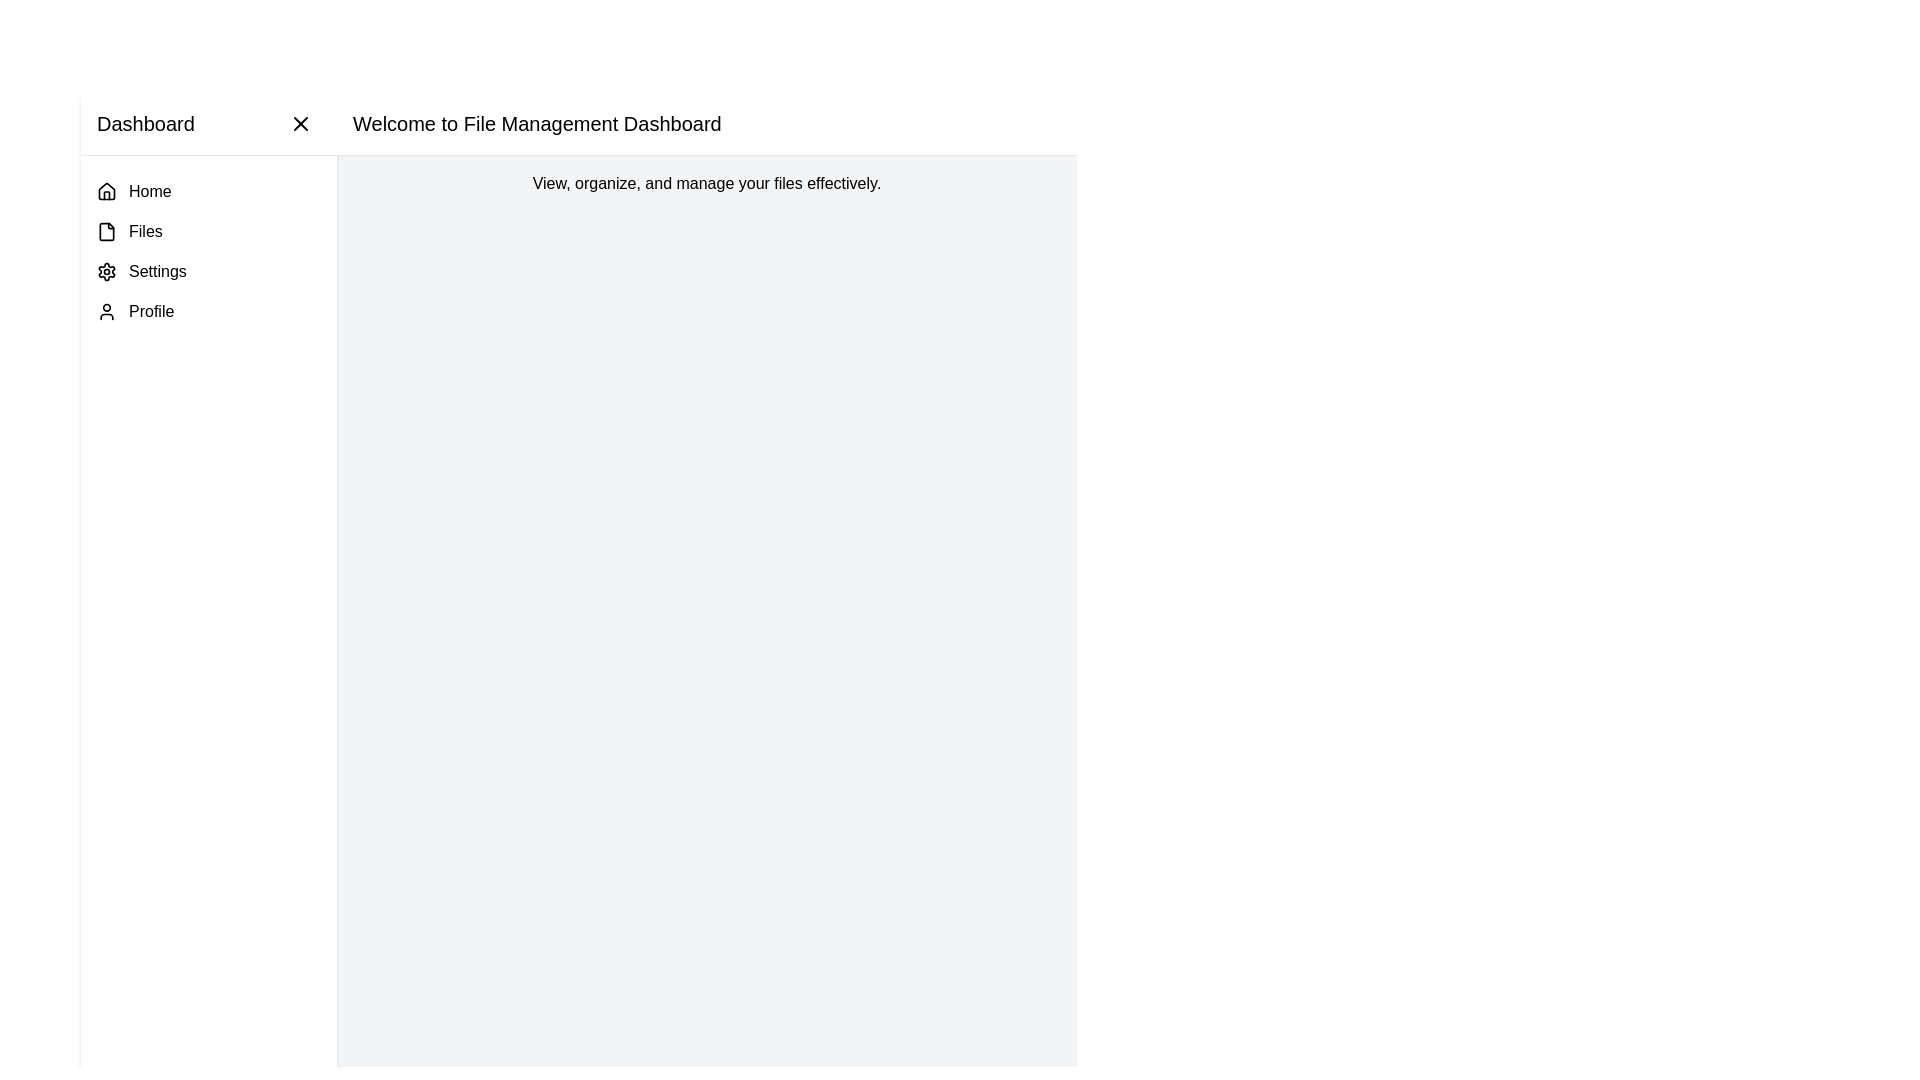  What do you see at coordinates (209, 272) in the screenshot?
I see `the third option in the vertical menu list that navigates to the Settings section of the application` at bounding box center [209, 272].